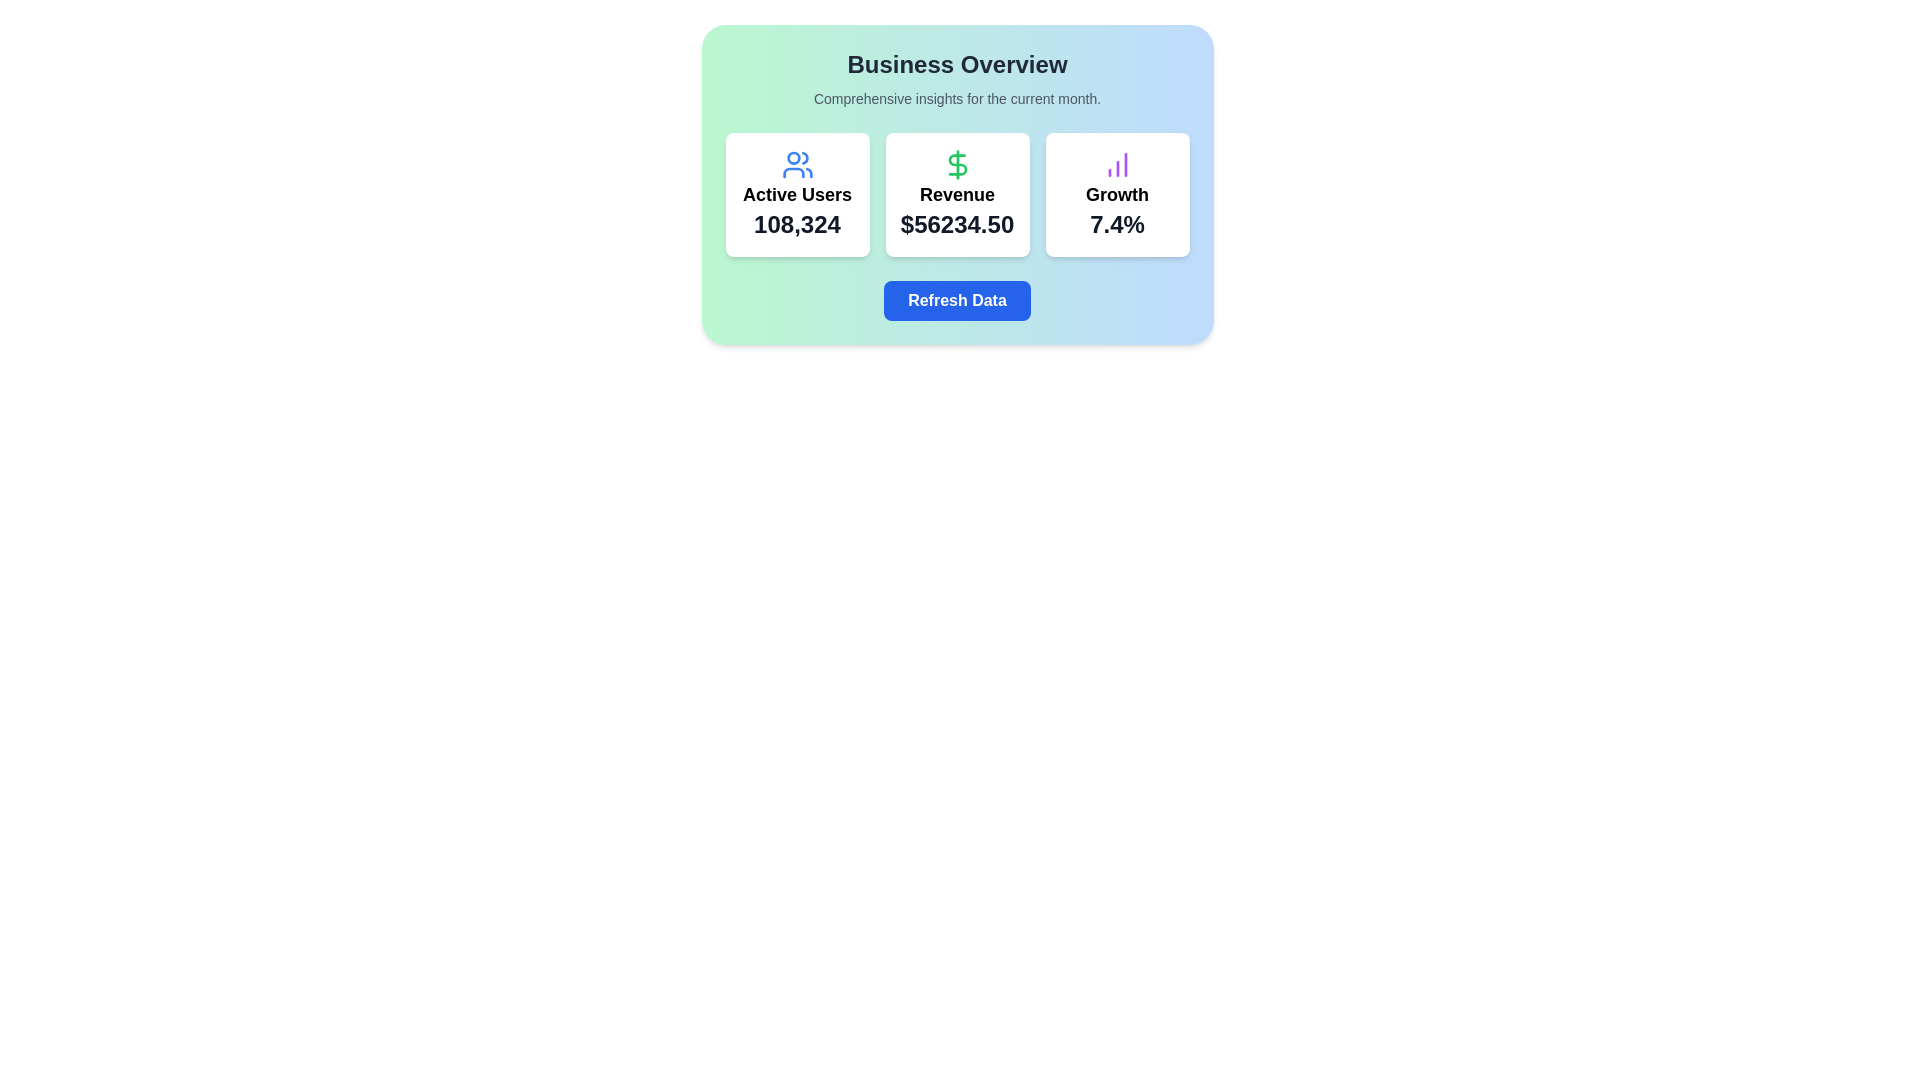  Describe the element at coordinates (792, 157) in the screenshot. I see `the circular vector graphic element representing user count in the top left segment of the statistics dashboard` at that location.